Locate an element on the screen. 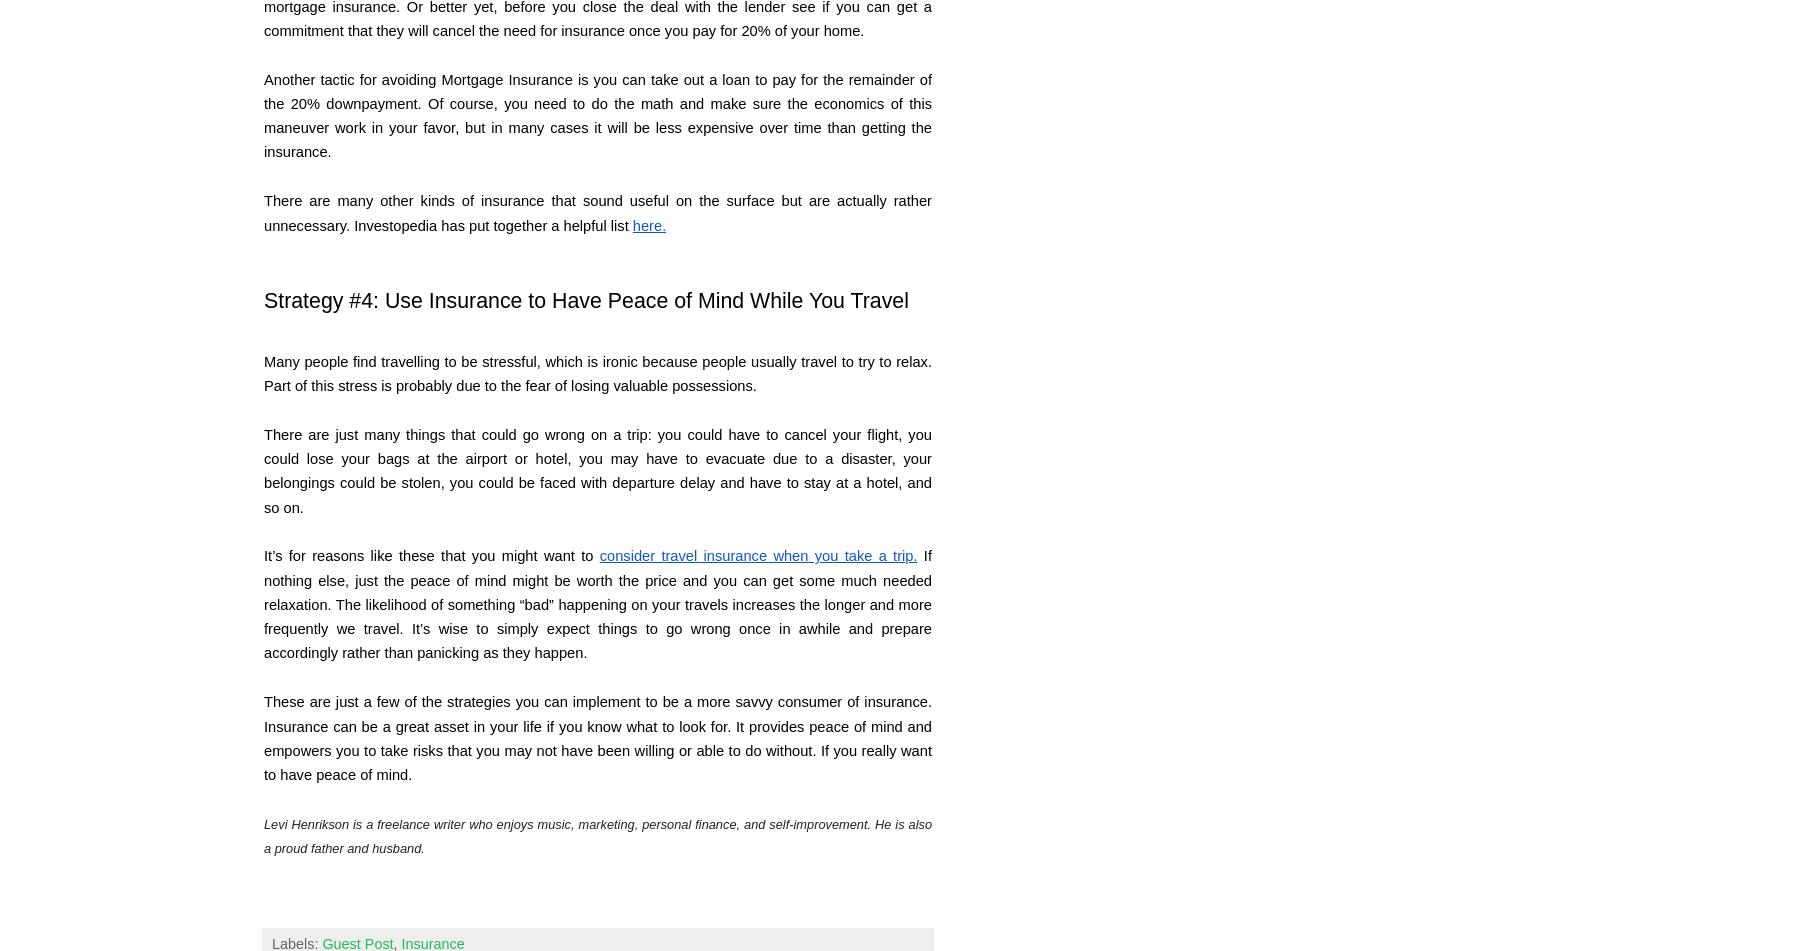  'Another tactic for avoiding Mortgage Insurance is you can take out a loan to pay for the remainder of the 20% downpayment. Of course, you need to do the math and make sure the economics of this maneuver work in your favor, but in many cases it will be less expensive over time than getting the insurance.' is located at coordinates (599, 115).